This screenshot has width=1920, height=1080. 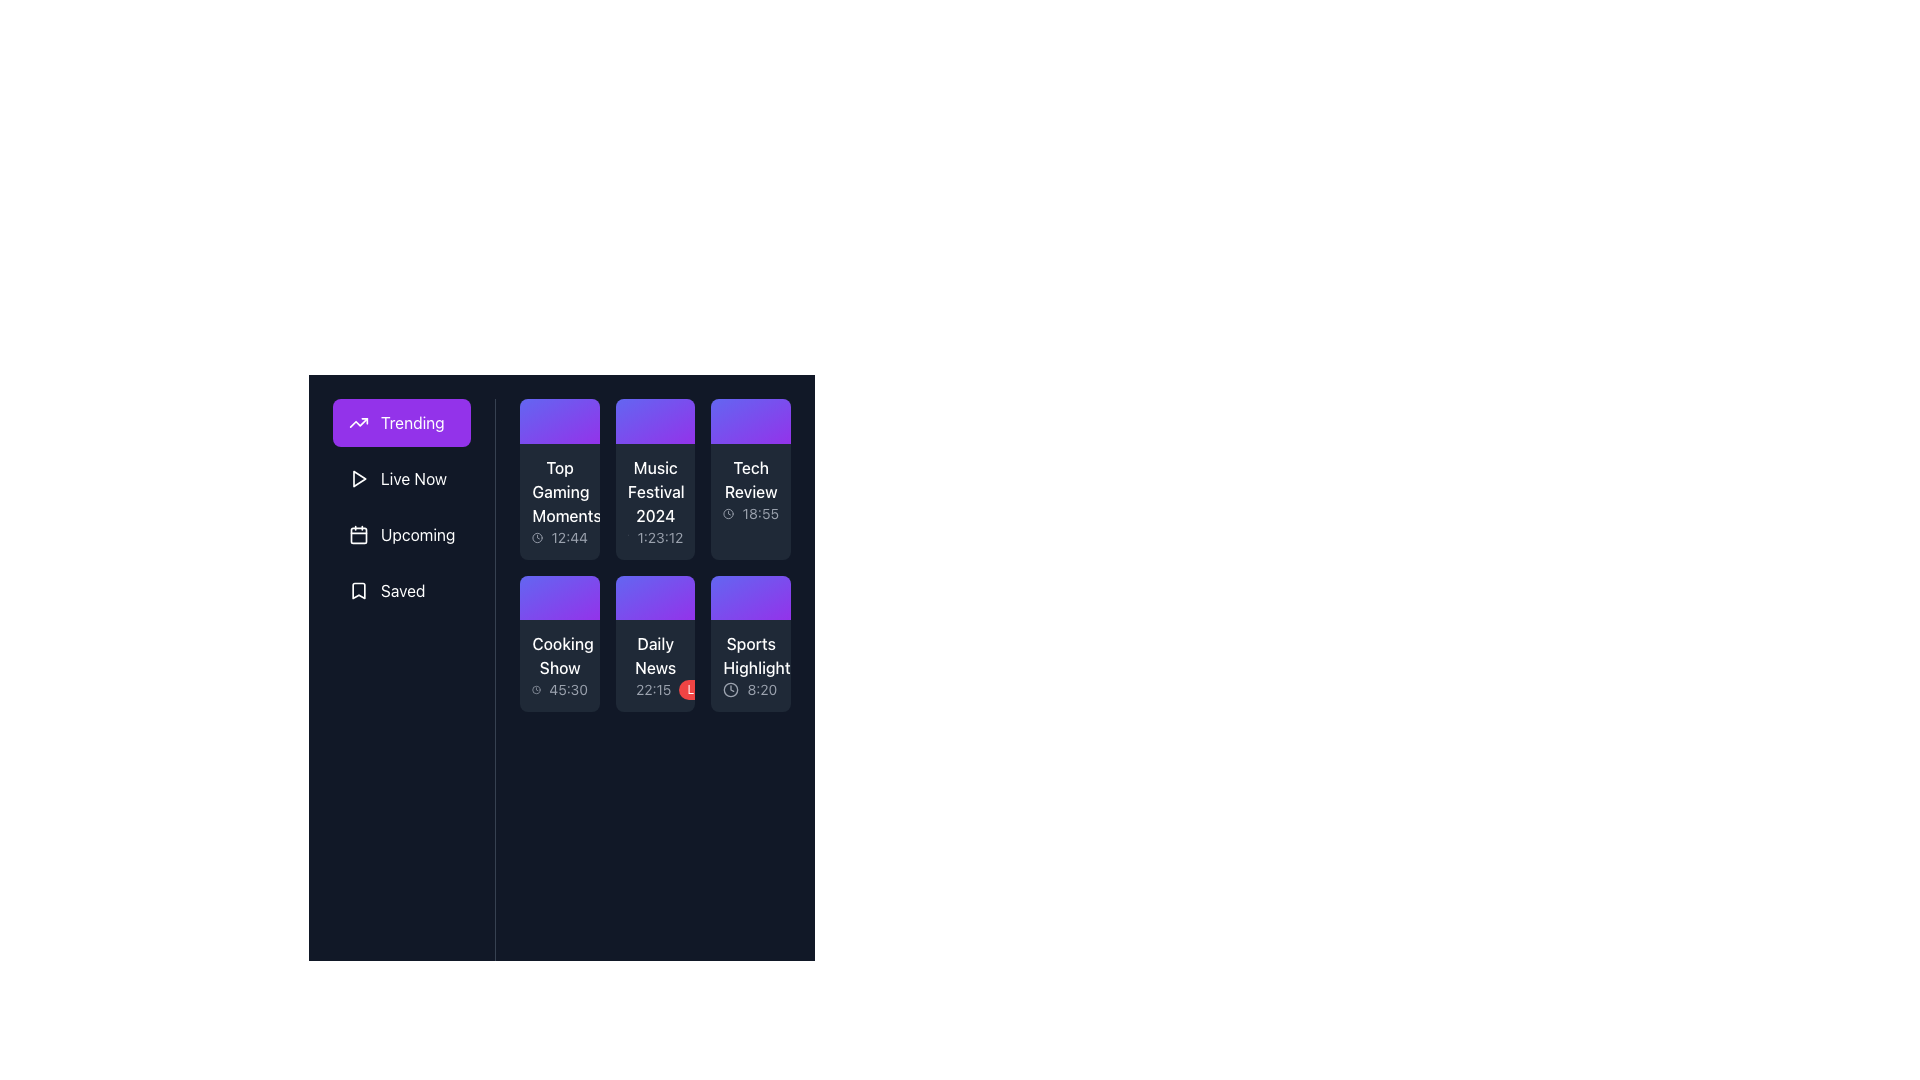 What do you see at coordinates (417, 534) in the screenshot?
I see `the text label for the navigation menu item that links to upcoming events, located below the 'Live Now' item and above the 'Saved' item` at bounding box center [417, 534].